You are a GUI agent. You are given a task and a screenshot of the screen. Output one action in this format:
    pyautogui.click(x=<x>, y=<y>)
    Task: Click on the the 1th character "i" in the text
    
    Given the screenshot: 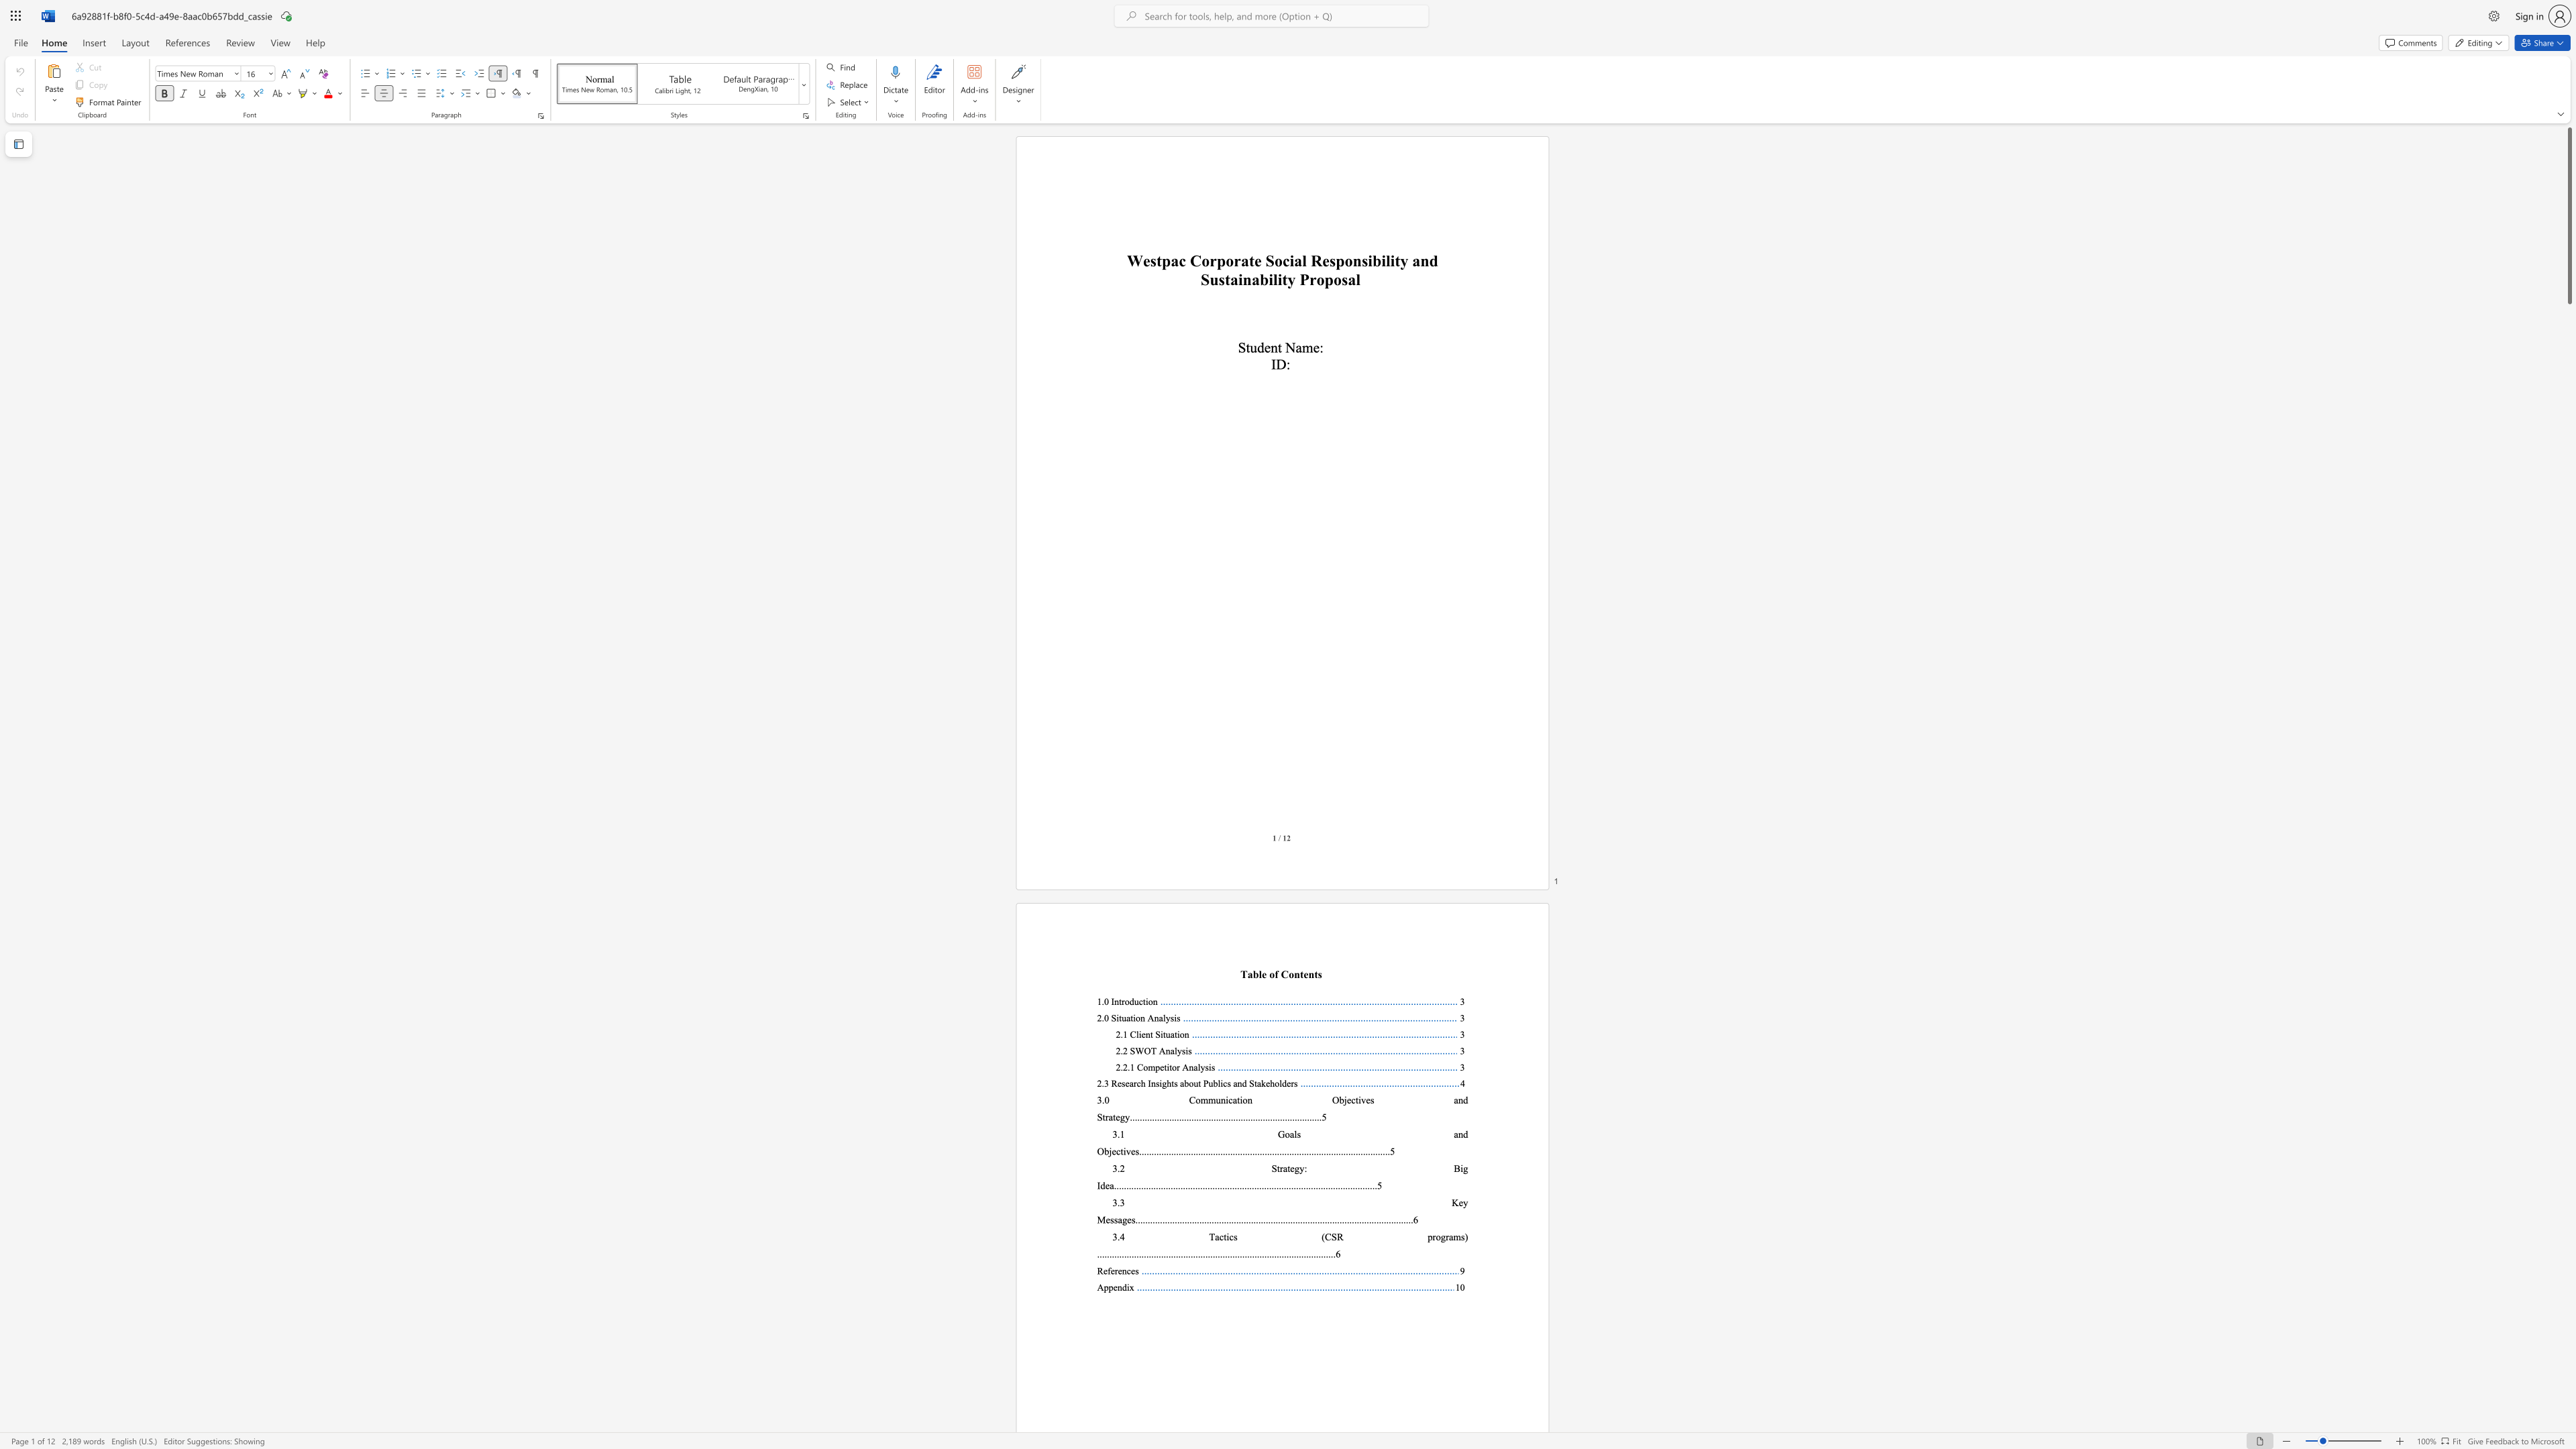 What is the action you would take?
    pyautogui.click(x=1145, y=1001)
    